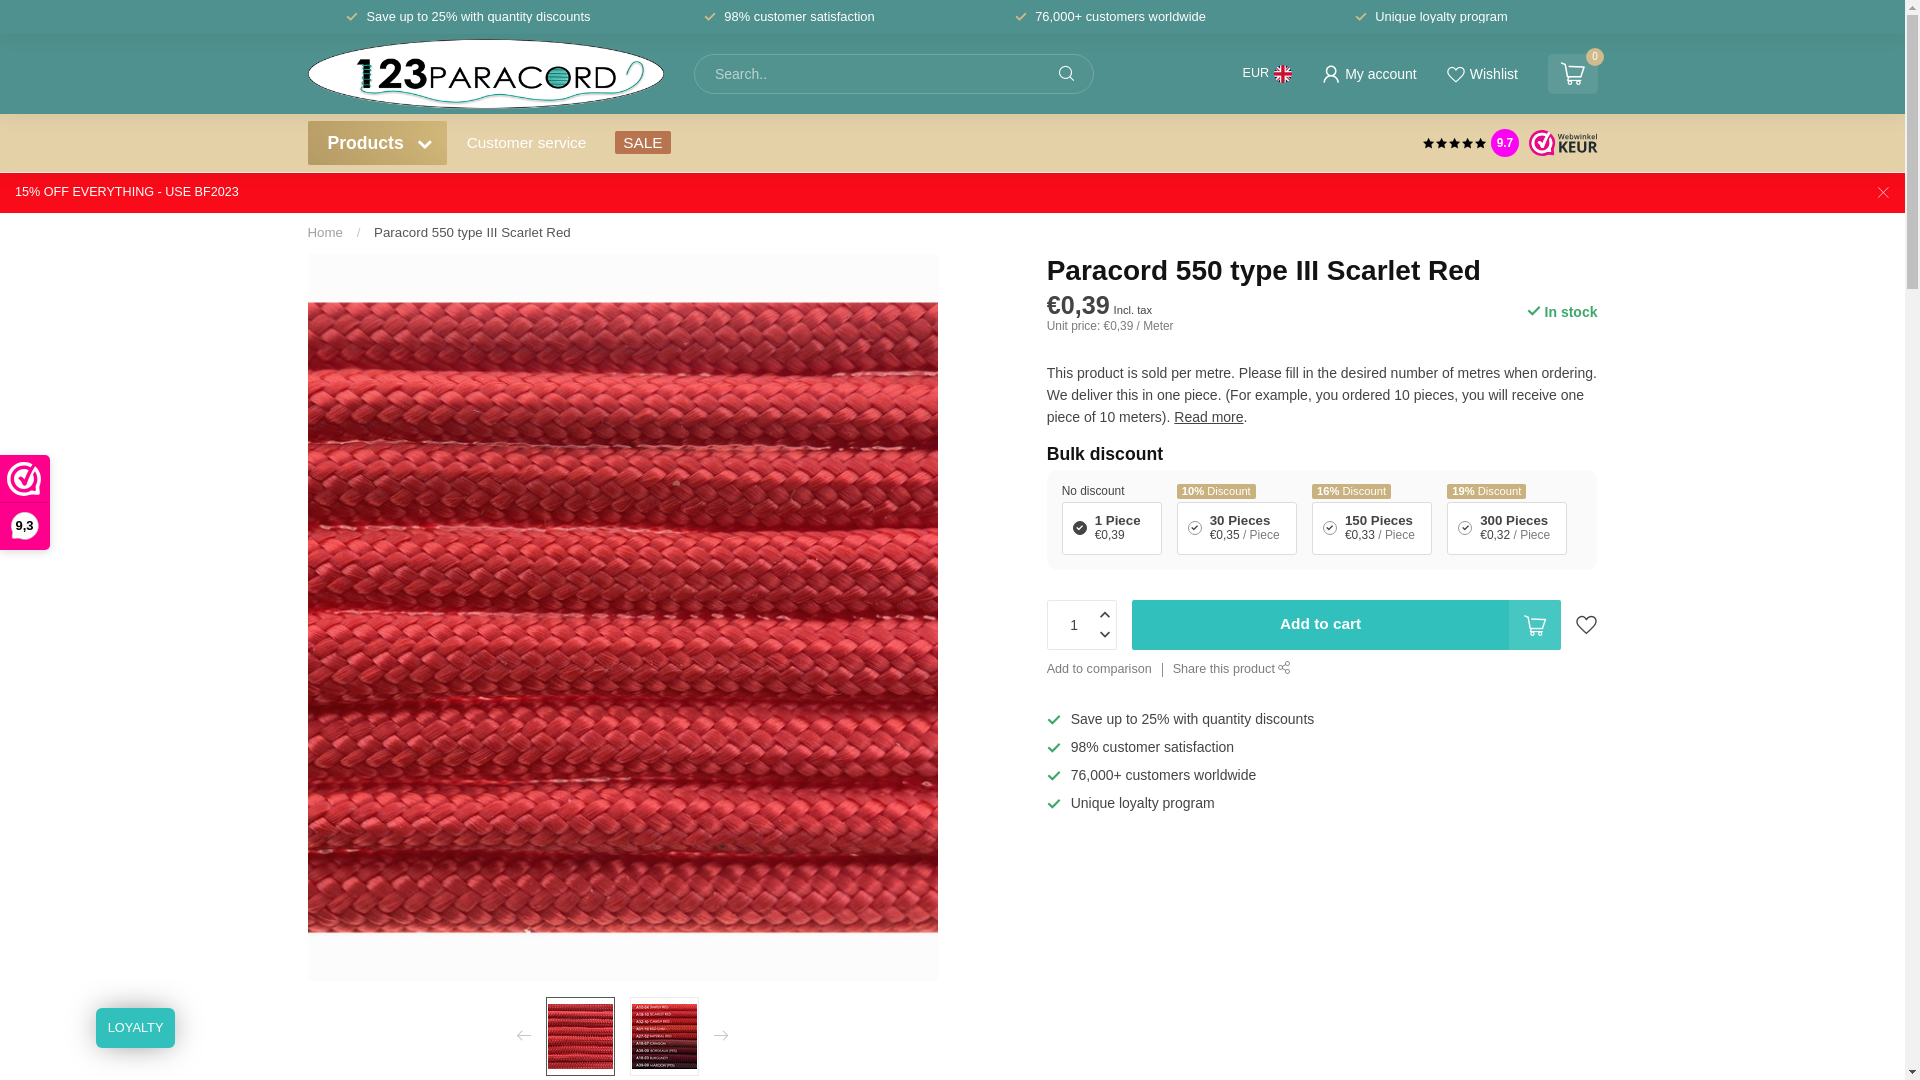  What do you see at coordinates (134, 1028) in the screenshot?
I see `'LOYALTY'` at bounding box center [134, 1028].